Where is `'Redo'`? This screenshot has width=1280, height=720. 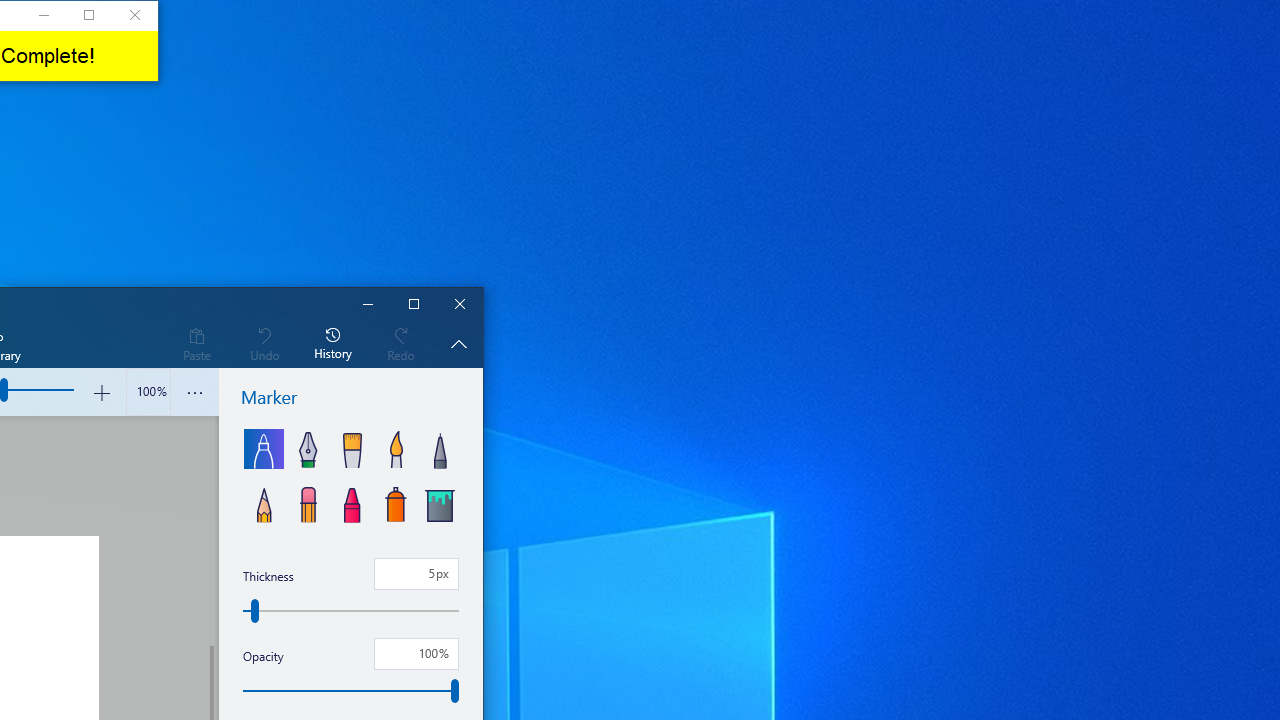 'Redo' is located at coordinates (400, 342).